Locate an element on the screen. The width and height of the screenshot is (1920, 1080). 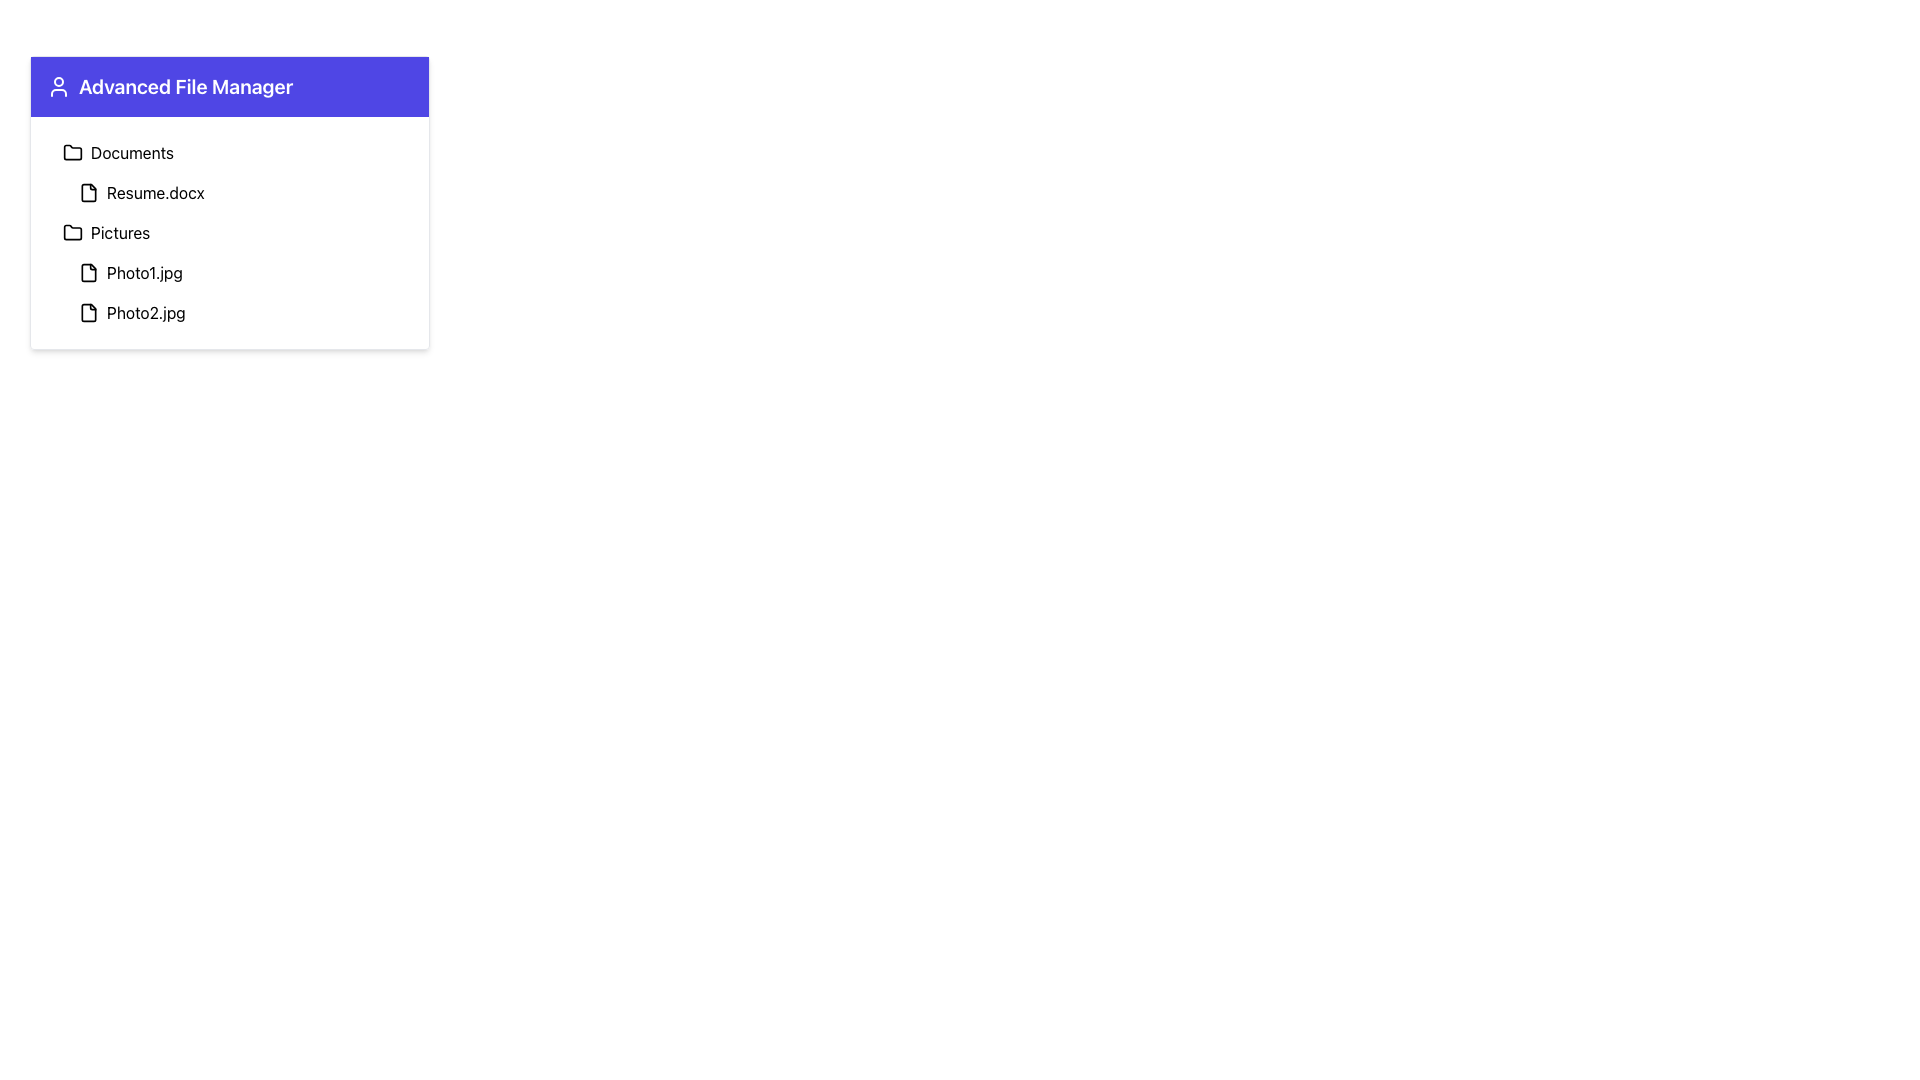
the SVG icon representing 'Resume.docx' in the 'Documents' folder is located at coordinates (88, 192).